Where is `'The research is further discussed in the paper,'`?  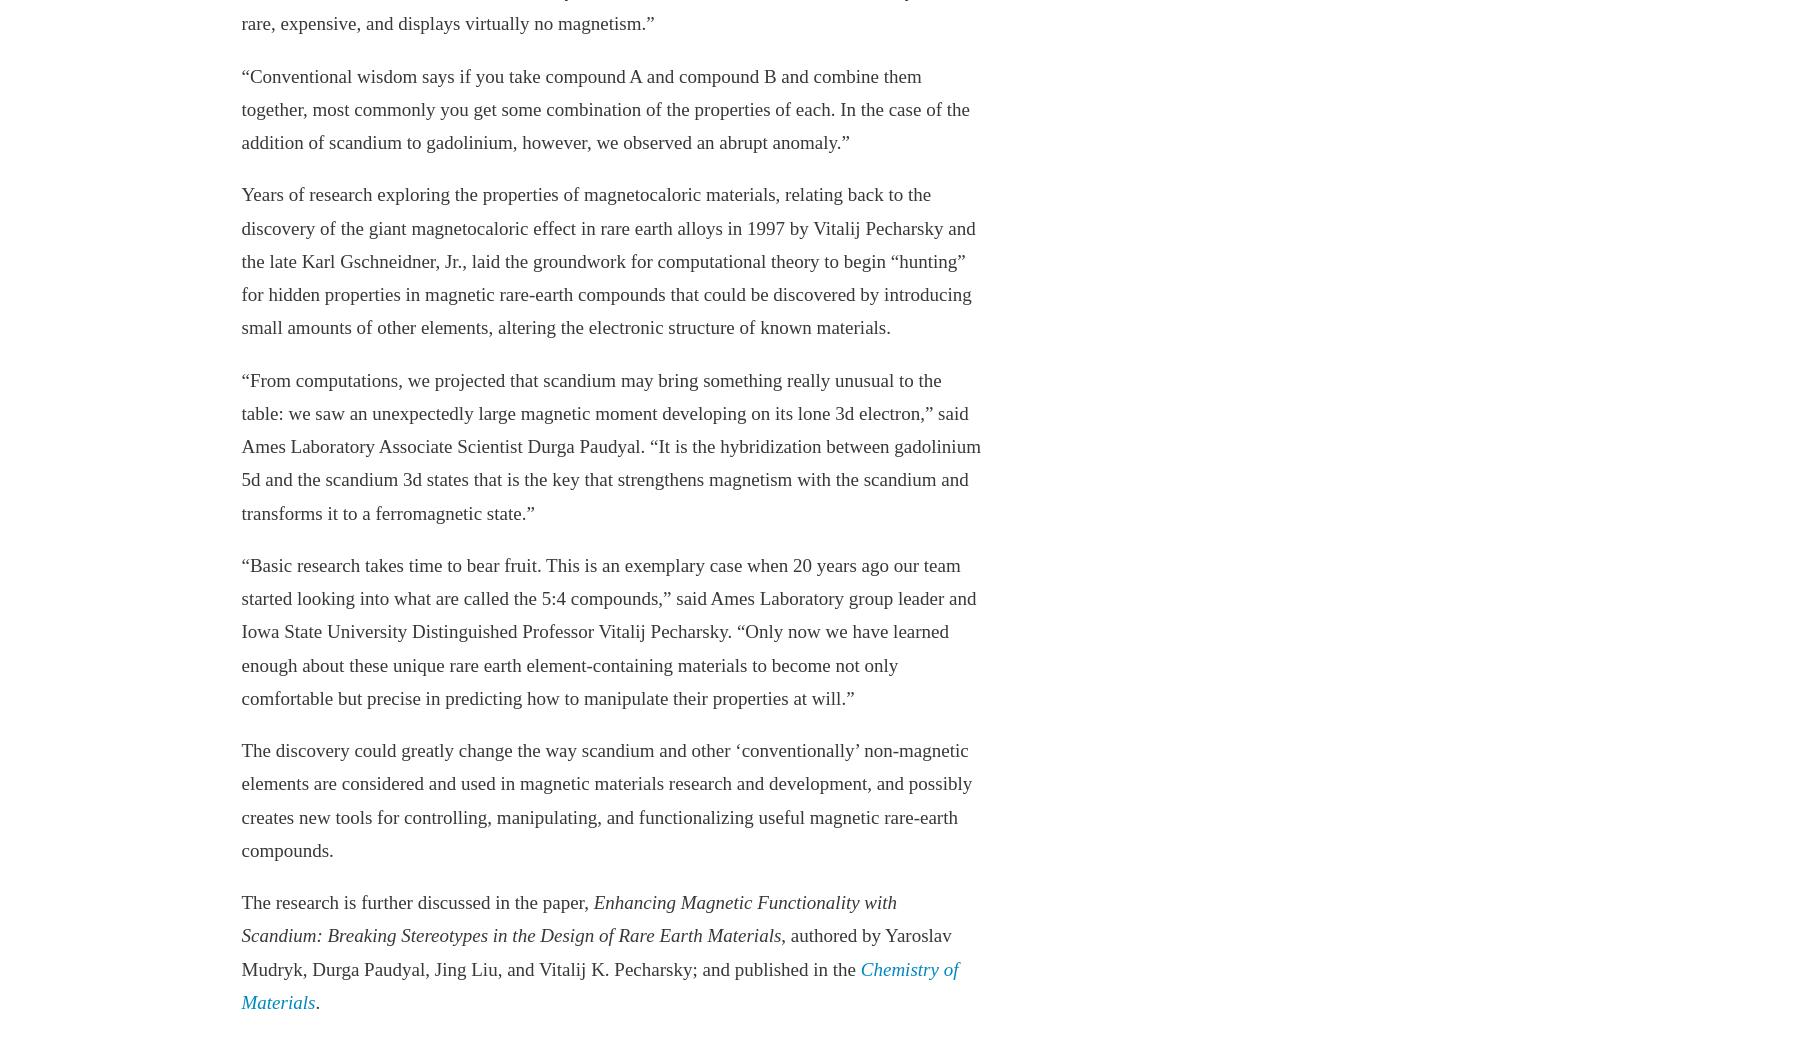
'The research is further discussed in the paper,' is located at coordinates (417, 901).